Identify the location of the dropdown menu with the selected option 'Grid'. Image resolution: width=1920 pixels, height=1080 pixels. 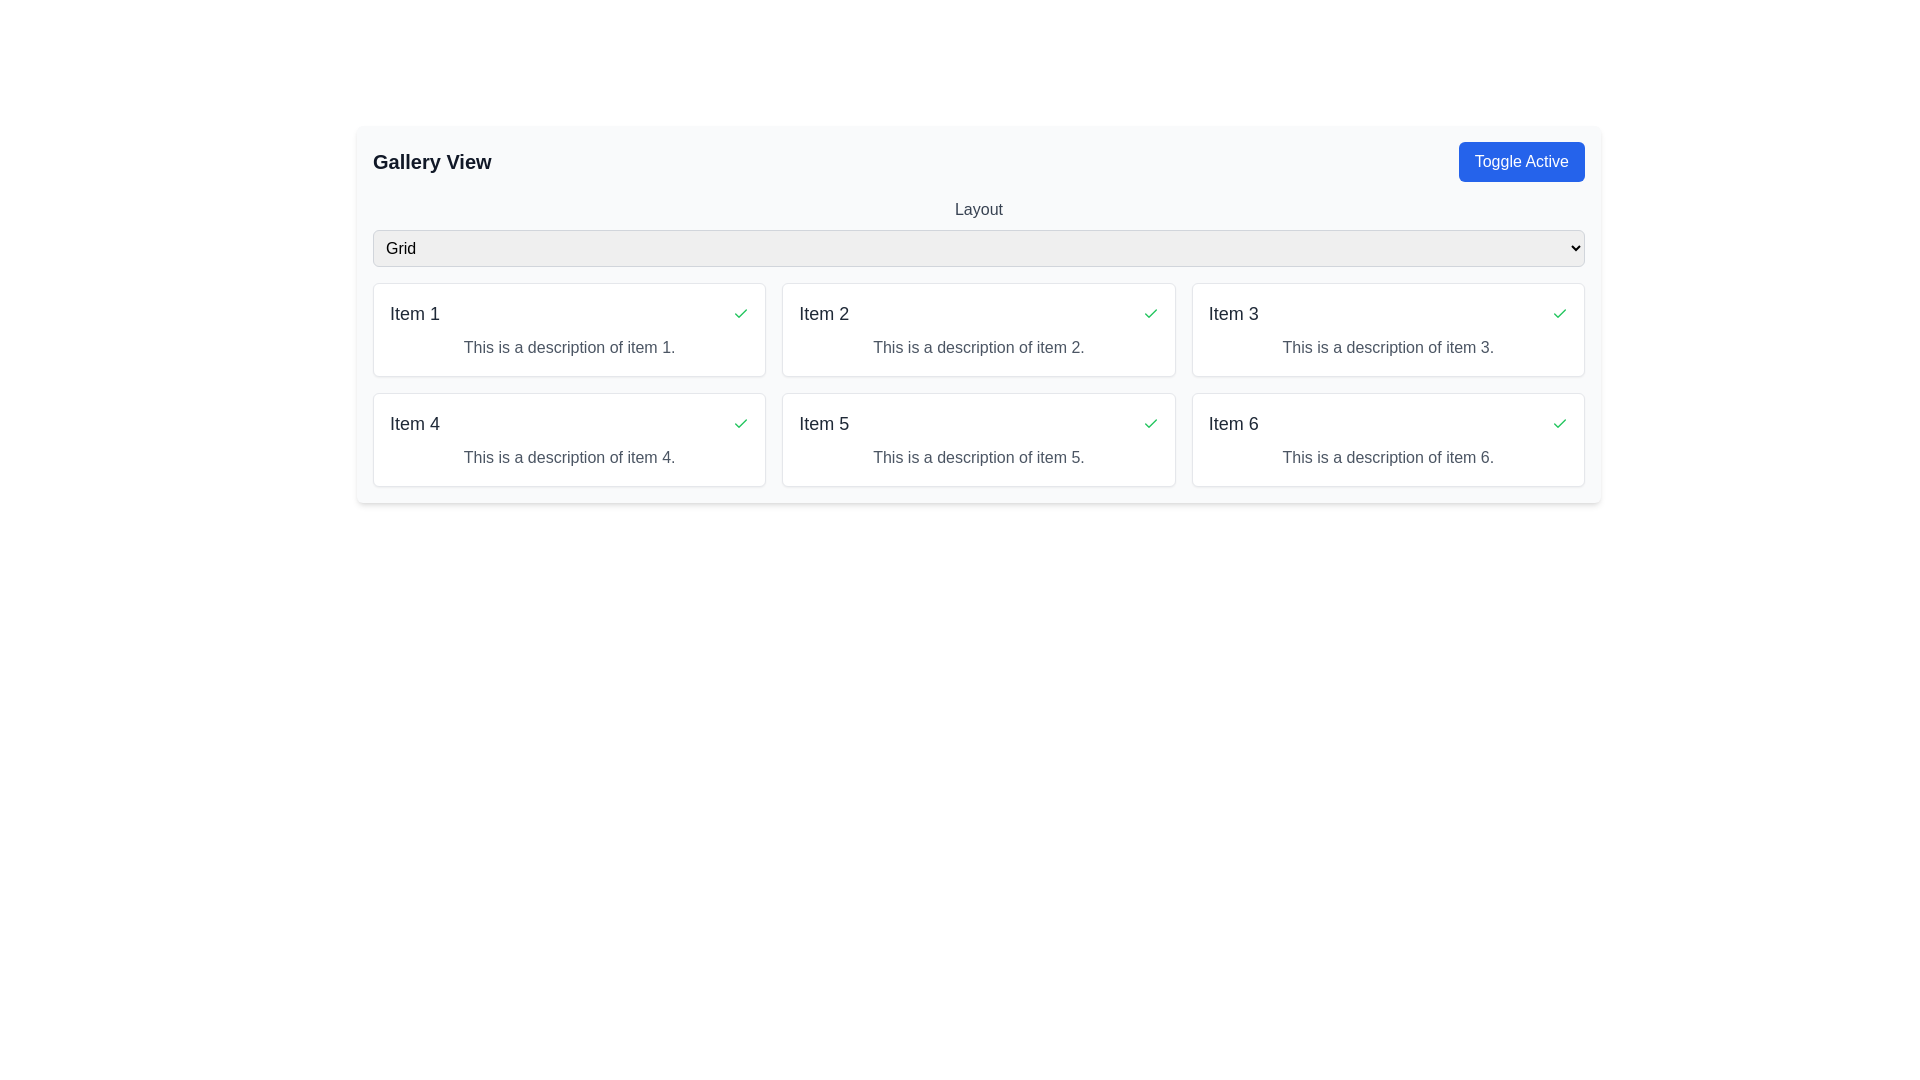
(979, 247).